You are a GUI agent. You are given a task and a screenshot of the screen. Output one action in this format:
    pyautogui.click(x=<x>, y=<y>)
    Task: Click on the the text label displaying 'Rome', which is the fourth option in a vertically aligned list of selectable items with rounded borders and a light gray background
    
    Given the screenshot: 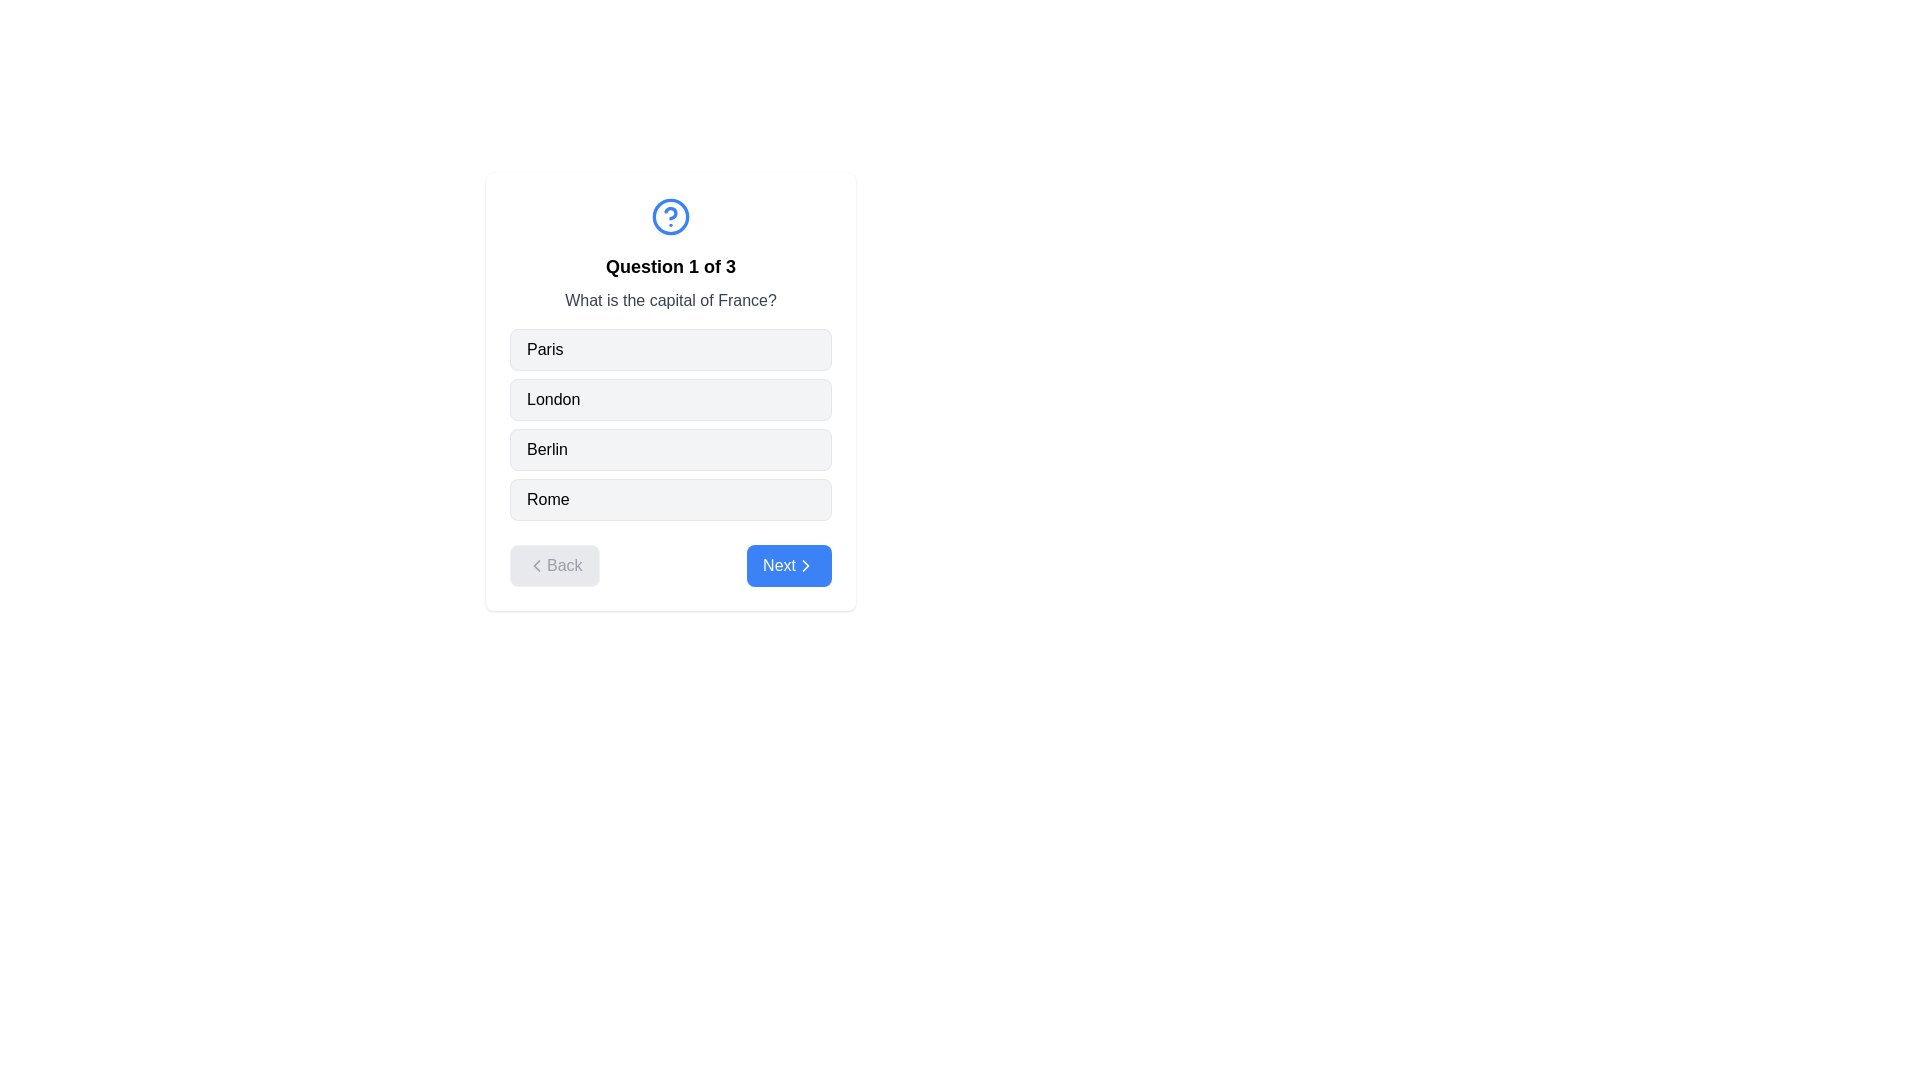 What is the action you would take?
    pyautogui.click(x=548, y=499)
    